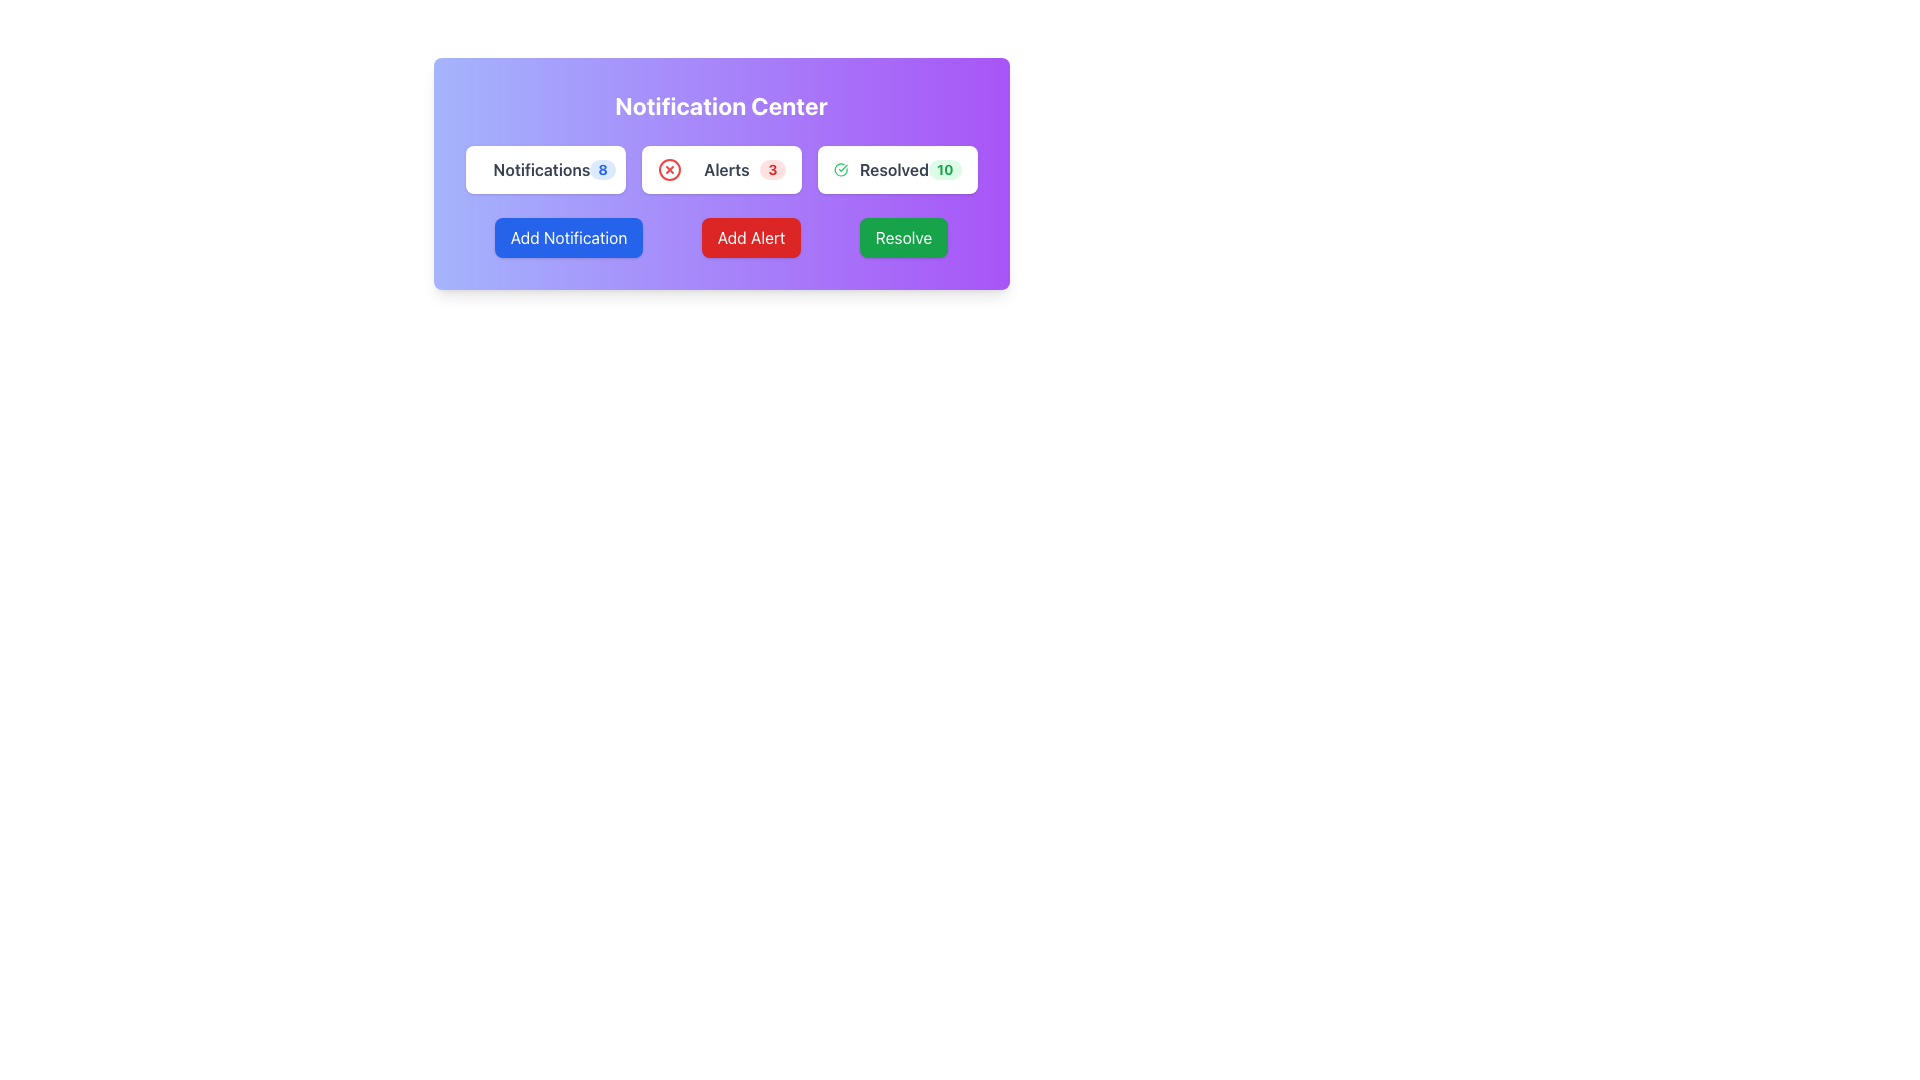 The width and height of the screenshot is (1920, 1080). I want to click on text content of the 'Alerts' label, which is displayed in bold, gray-colored font, located centrally in the header section of the interface, so click(725, 168).